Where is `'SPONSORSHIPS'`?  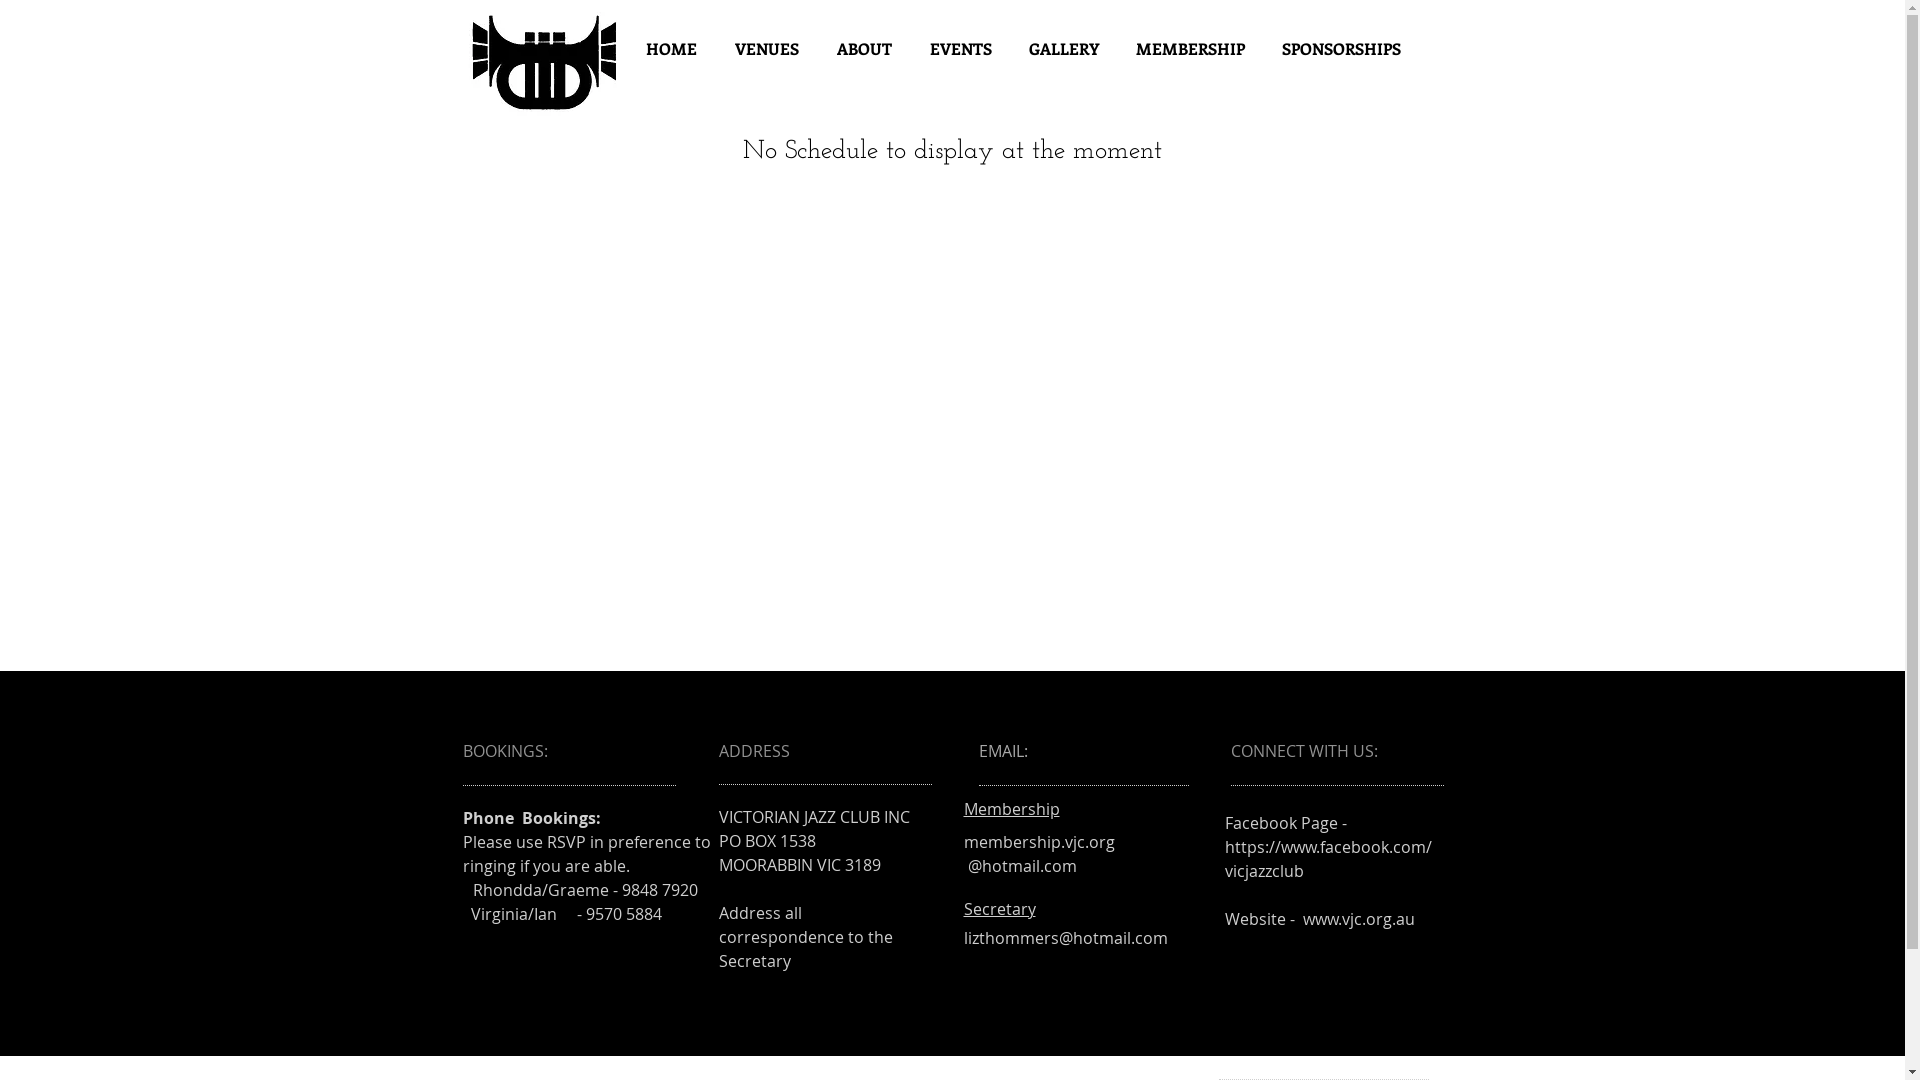
'SPONSORSHIPS' is located at coordinates (1342, 47).